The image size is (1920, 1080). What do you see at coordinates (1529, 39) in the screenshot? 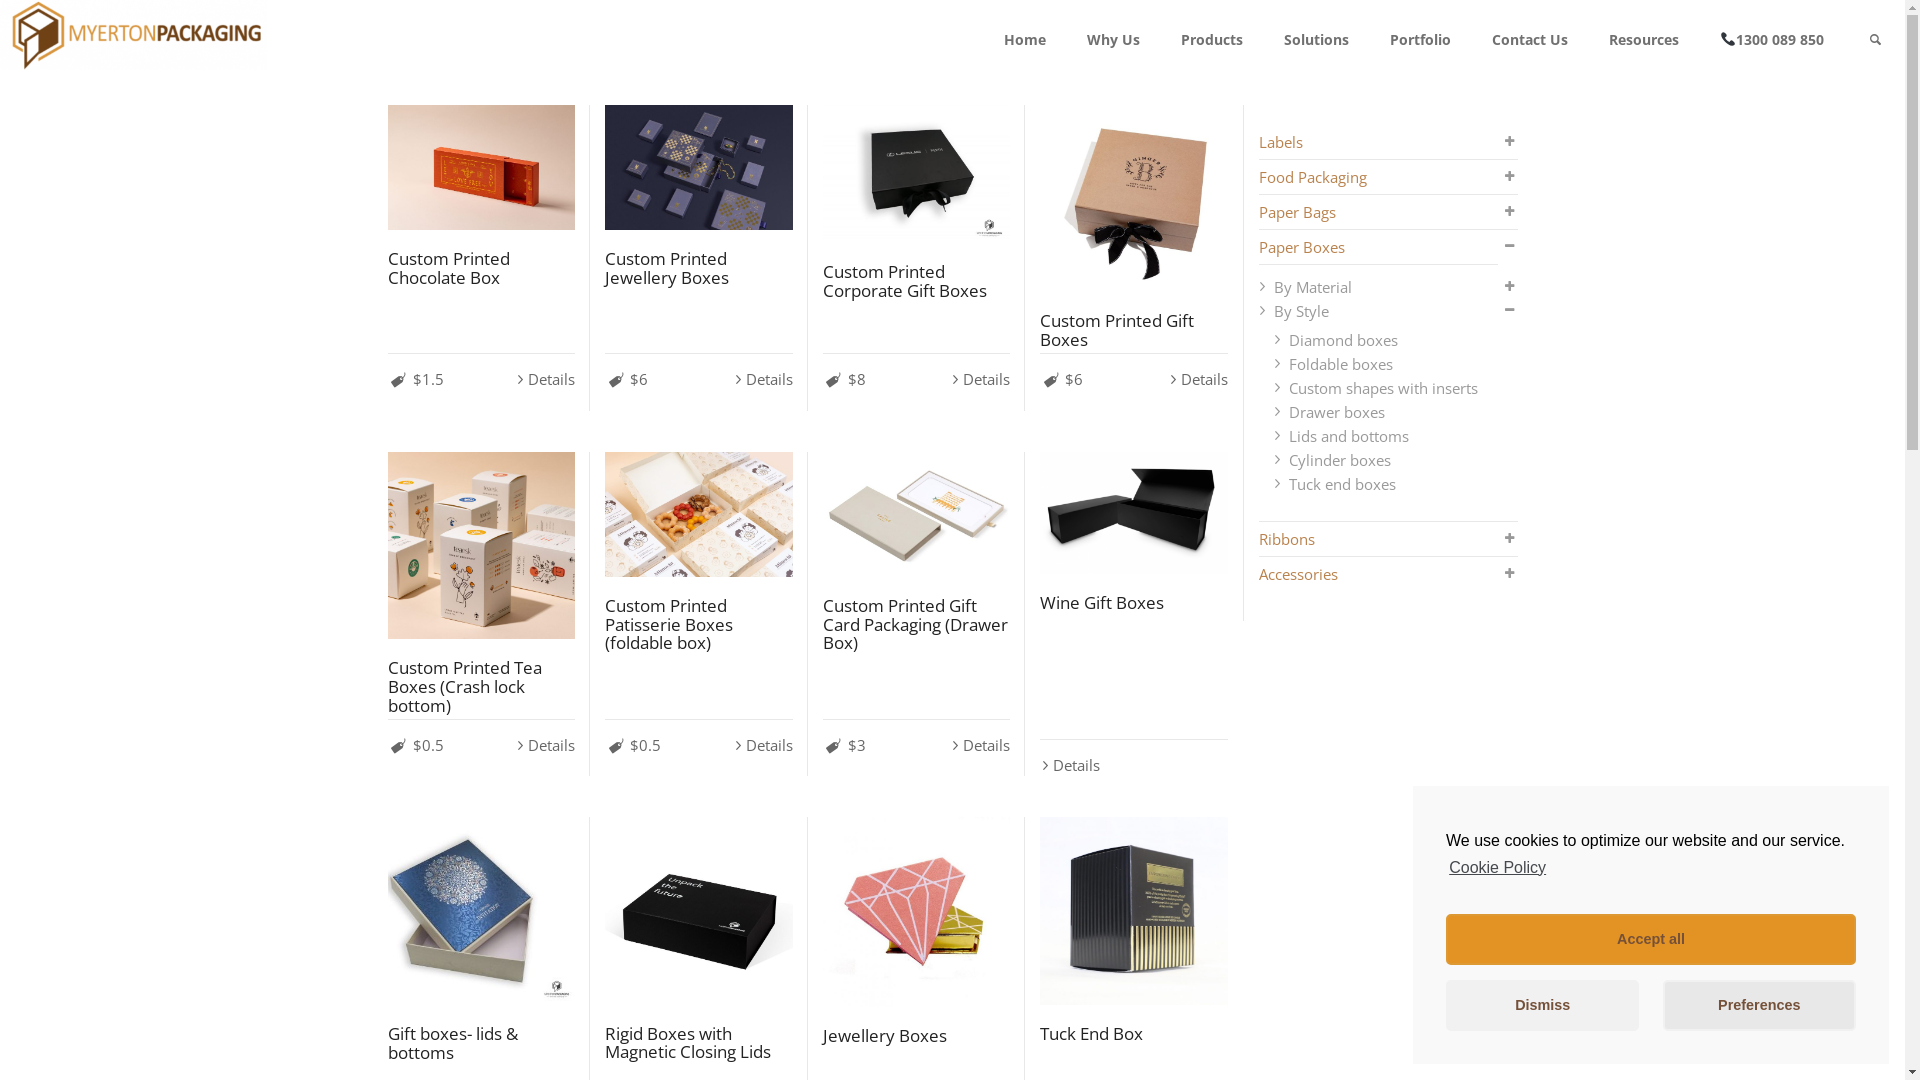
I see `'Contact Us'` at bounding box center [1529, 39].